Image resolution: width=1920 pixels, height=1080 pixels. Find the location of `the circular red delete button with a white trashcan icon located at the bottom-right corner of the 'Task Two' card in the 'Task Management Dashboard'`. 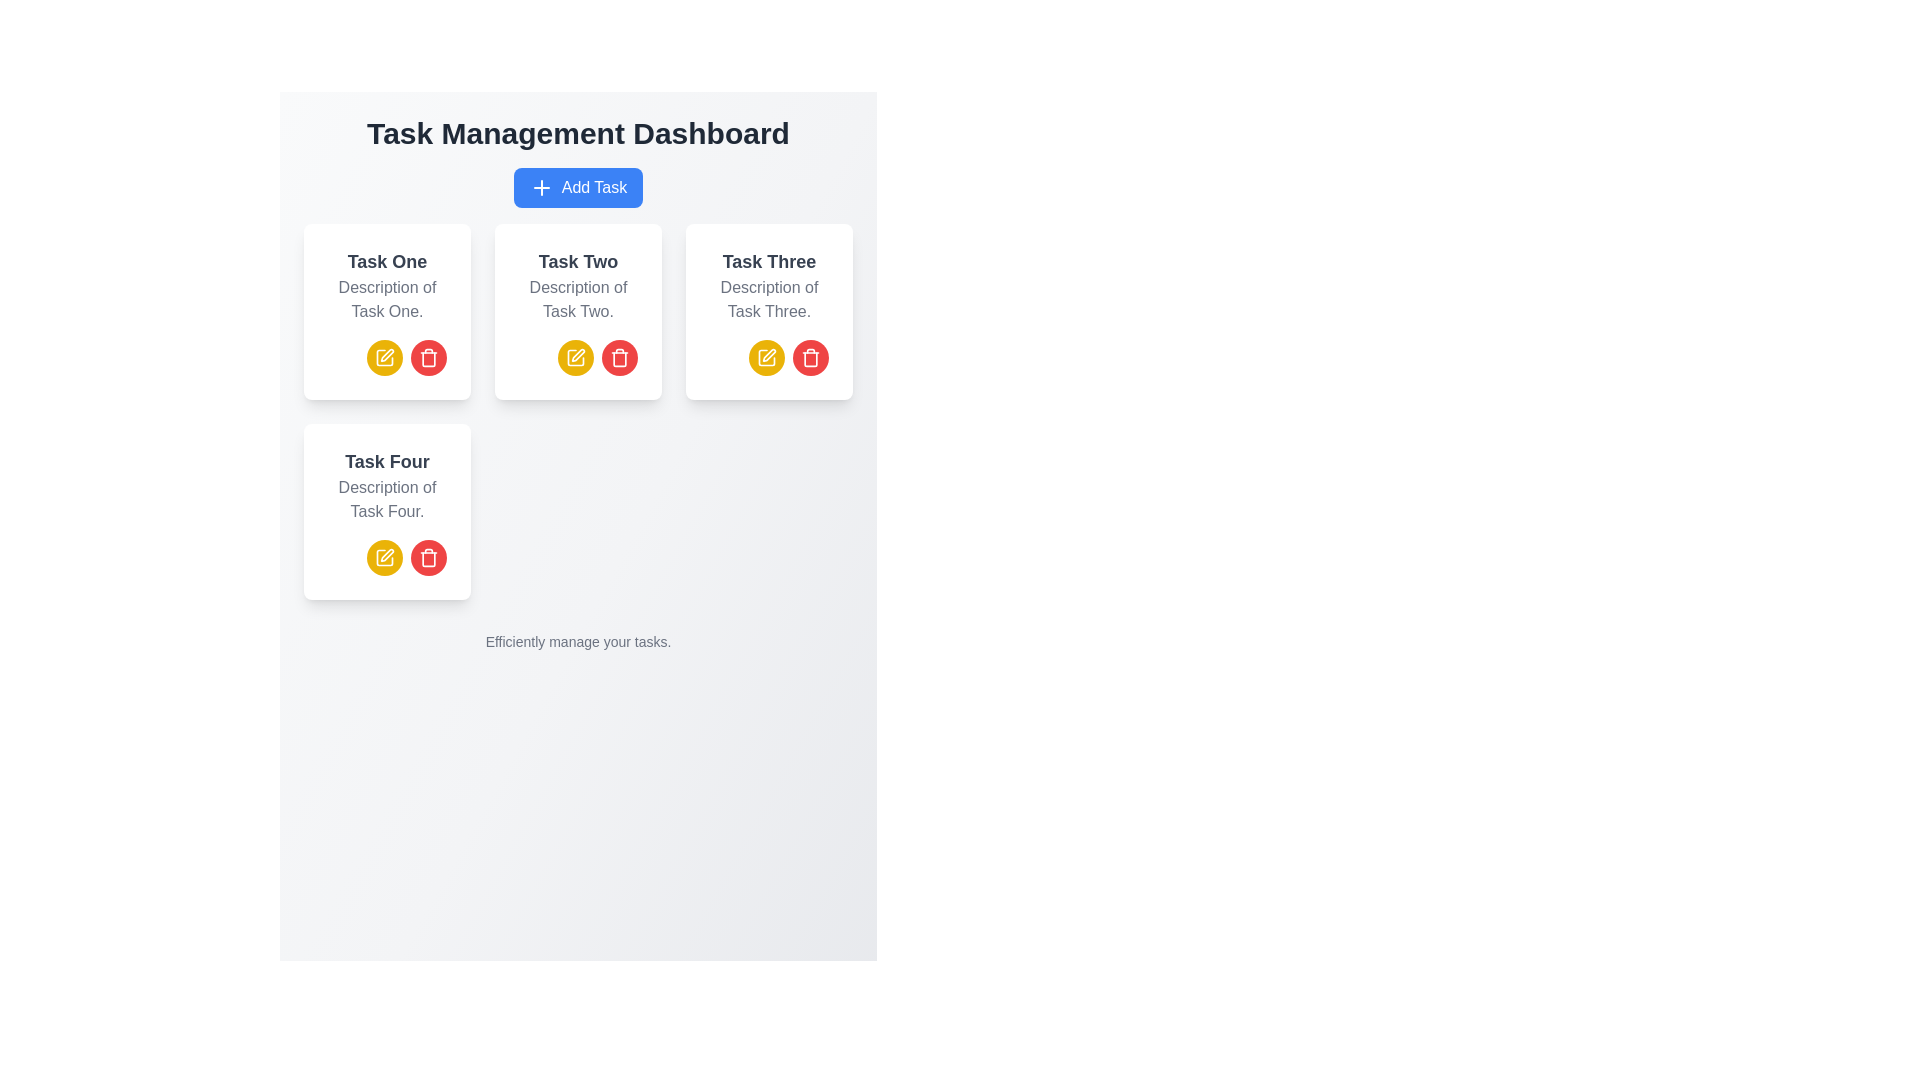

the circular red delete button with a white trashcan icon located at the bottom-right corner of the 'Task Two' card in the 'Task Management Dashboard' is located at coordinates (618, 357).